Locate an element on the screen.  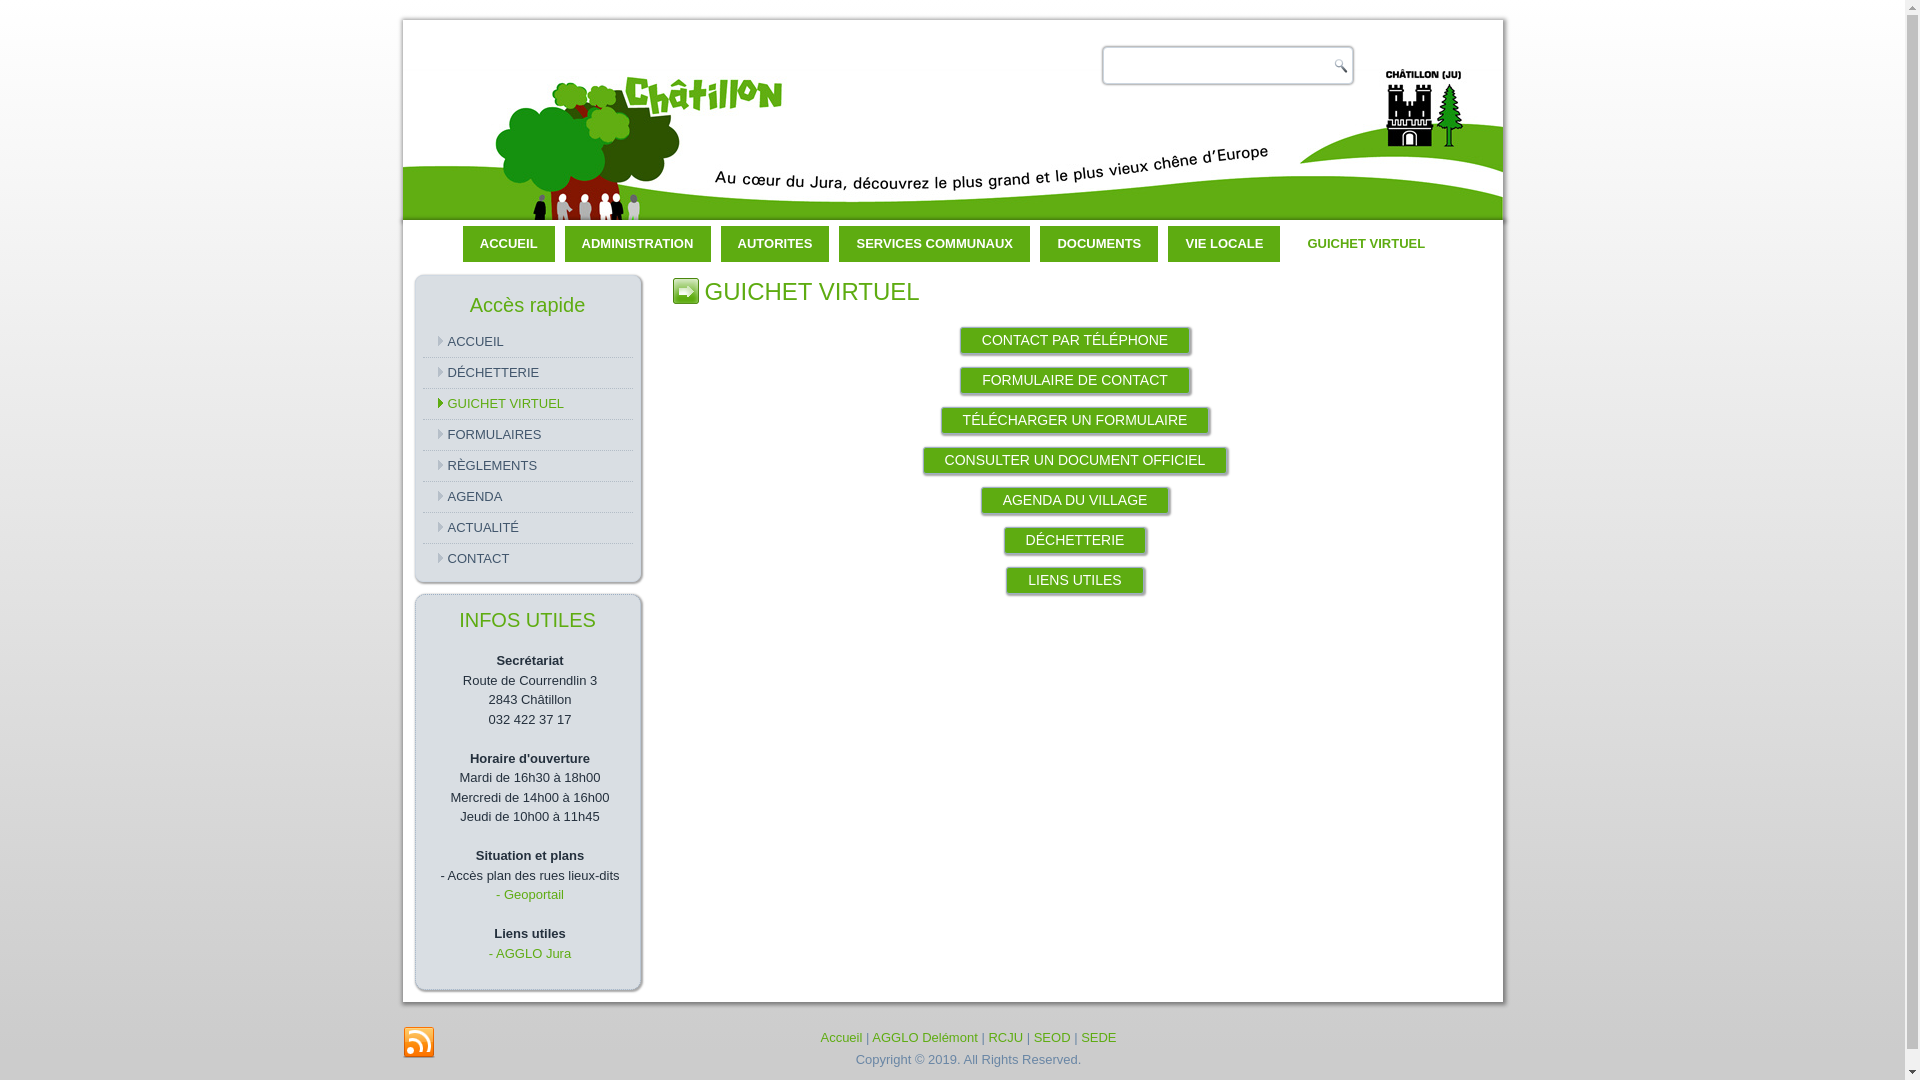
'FORMULAIRES' is located at coordinates (527, 434).